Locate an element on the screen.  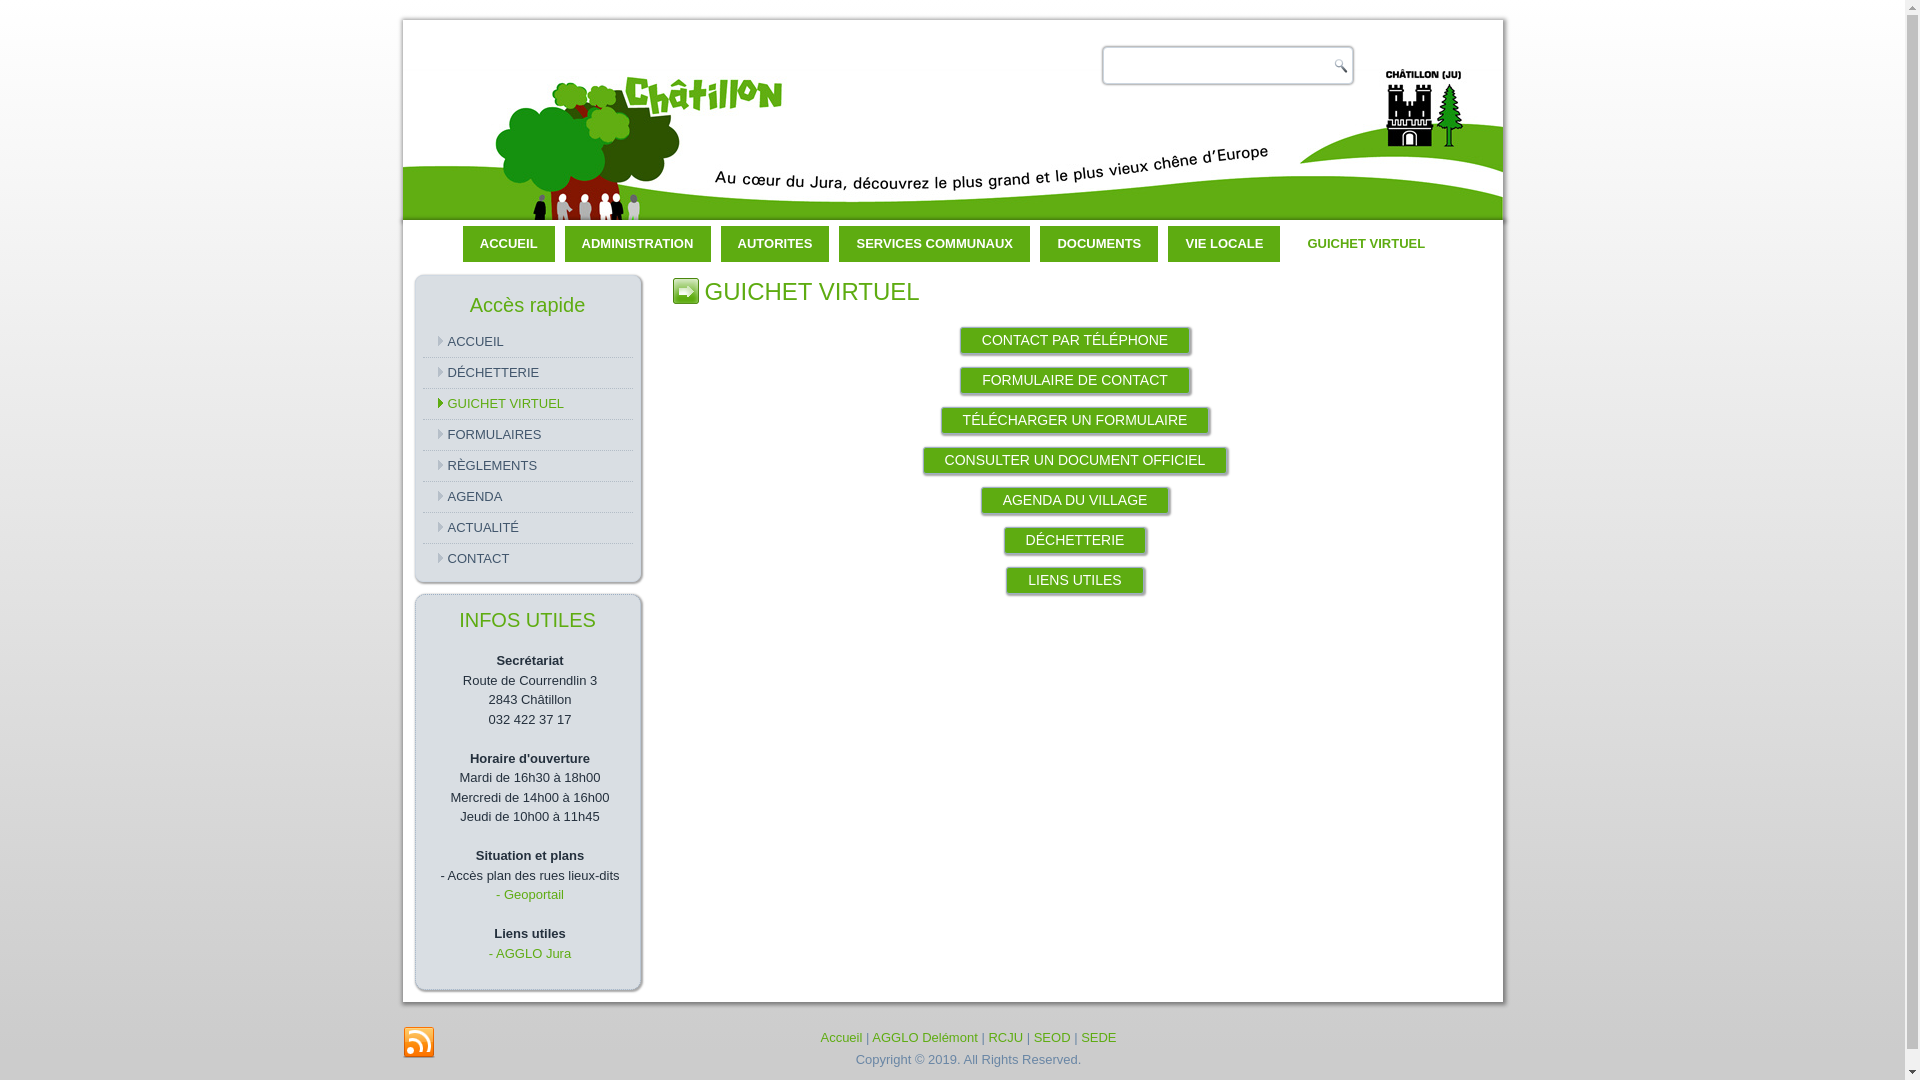
'FORMULAIRES' is located at coordinates (527, 434).